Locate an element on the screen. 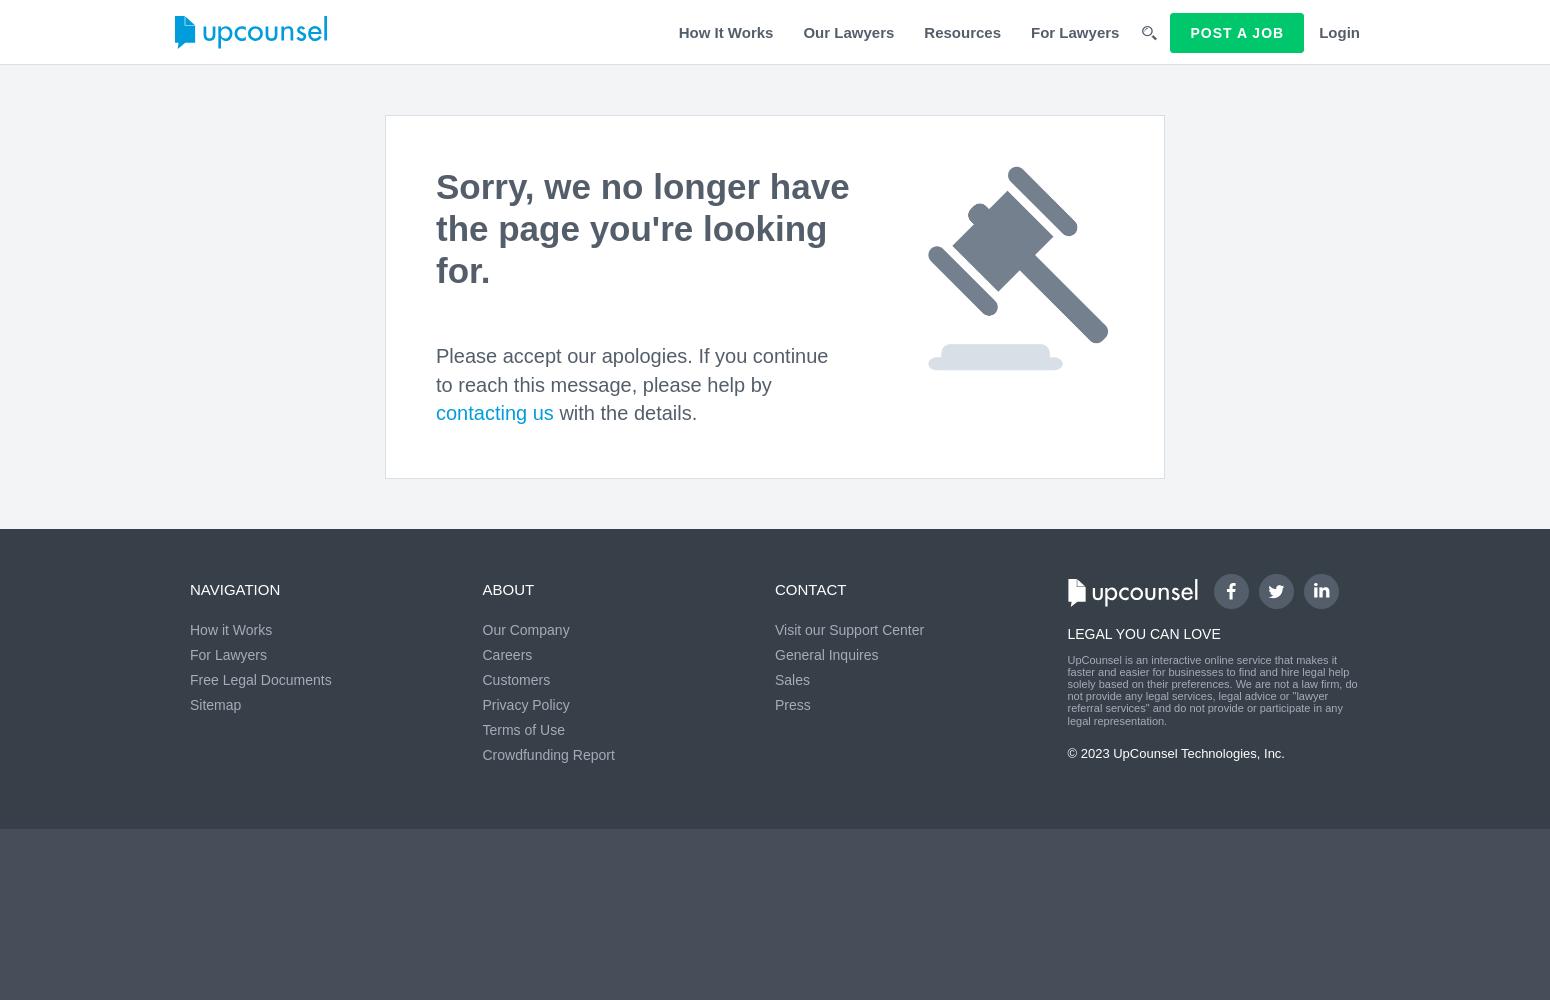  '©  2023 UpCounsel Technologies, Inc.' is located at coordinates (1175, 752).